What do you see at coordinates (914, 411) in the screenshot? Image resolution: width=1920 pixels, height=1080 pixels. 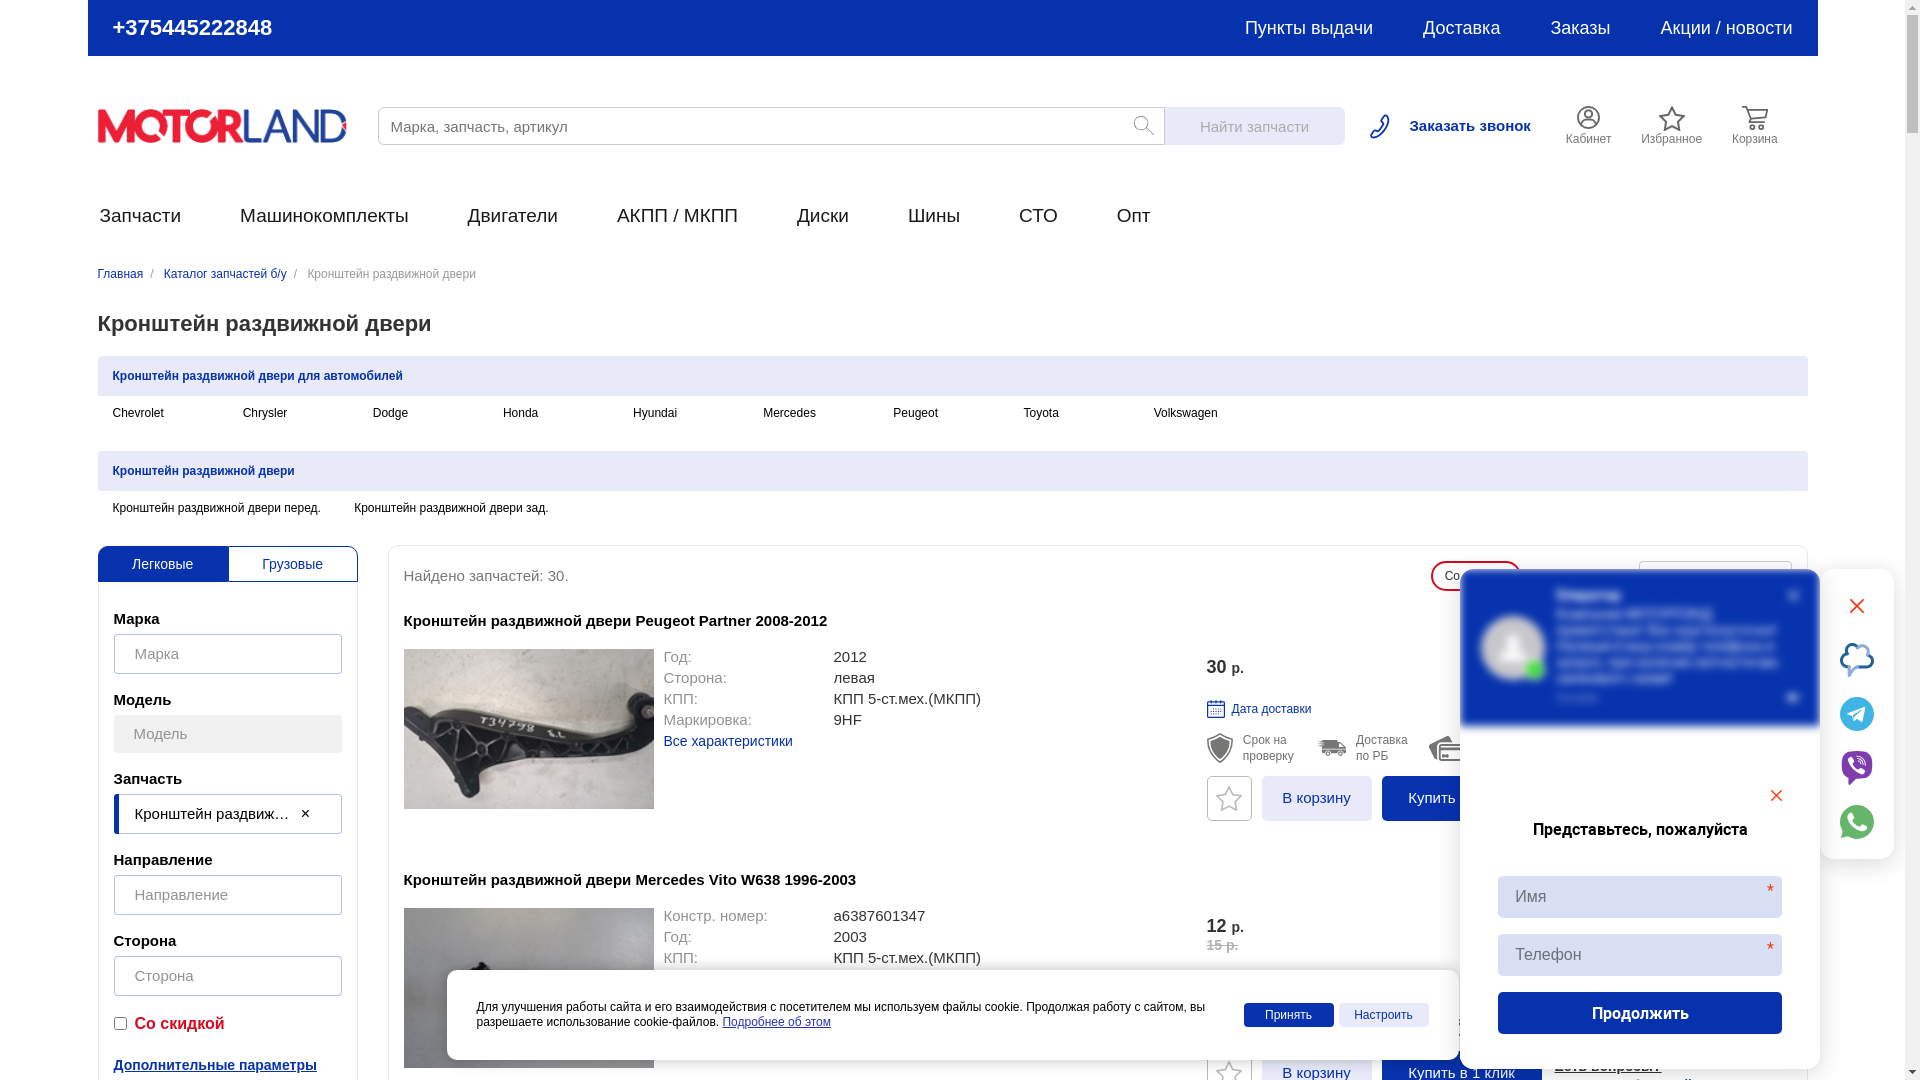 I see `'Peugeot'` at bounding box center [914, 411].